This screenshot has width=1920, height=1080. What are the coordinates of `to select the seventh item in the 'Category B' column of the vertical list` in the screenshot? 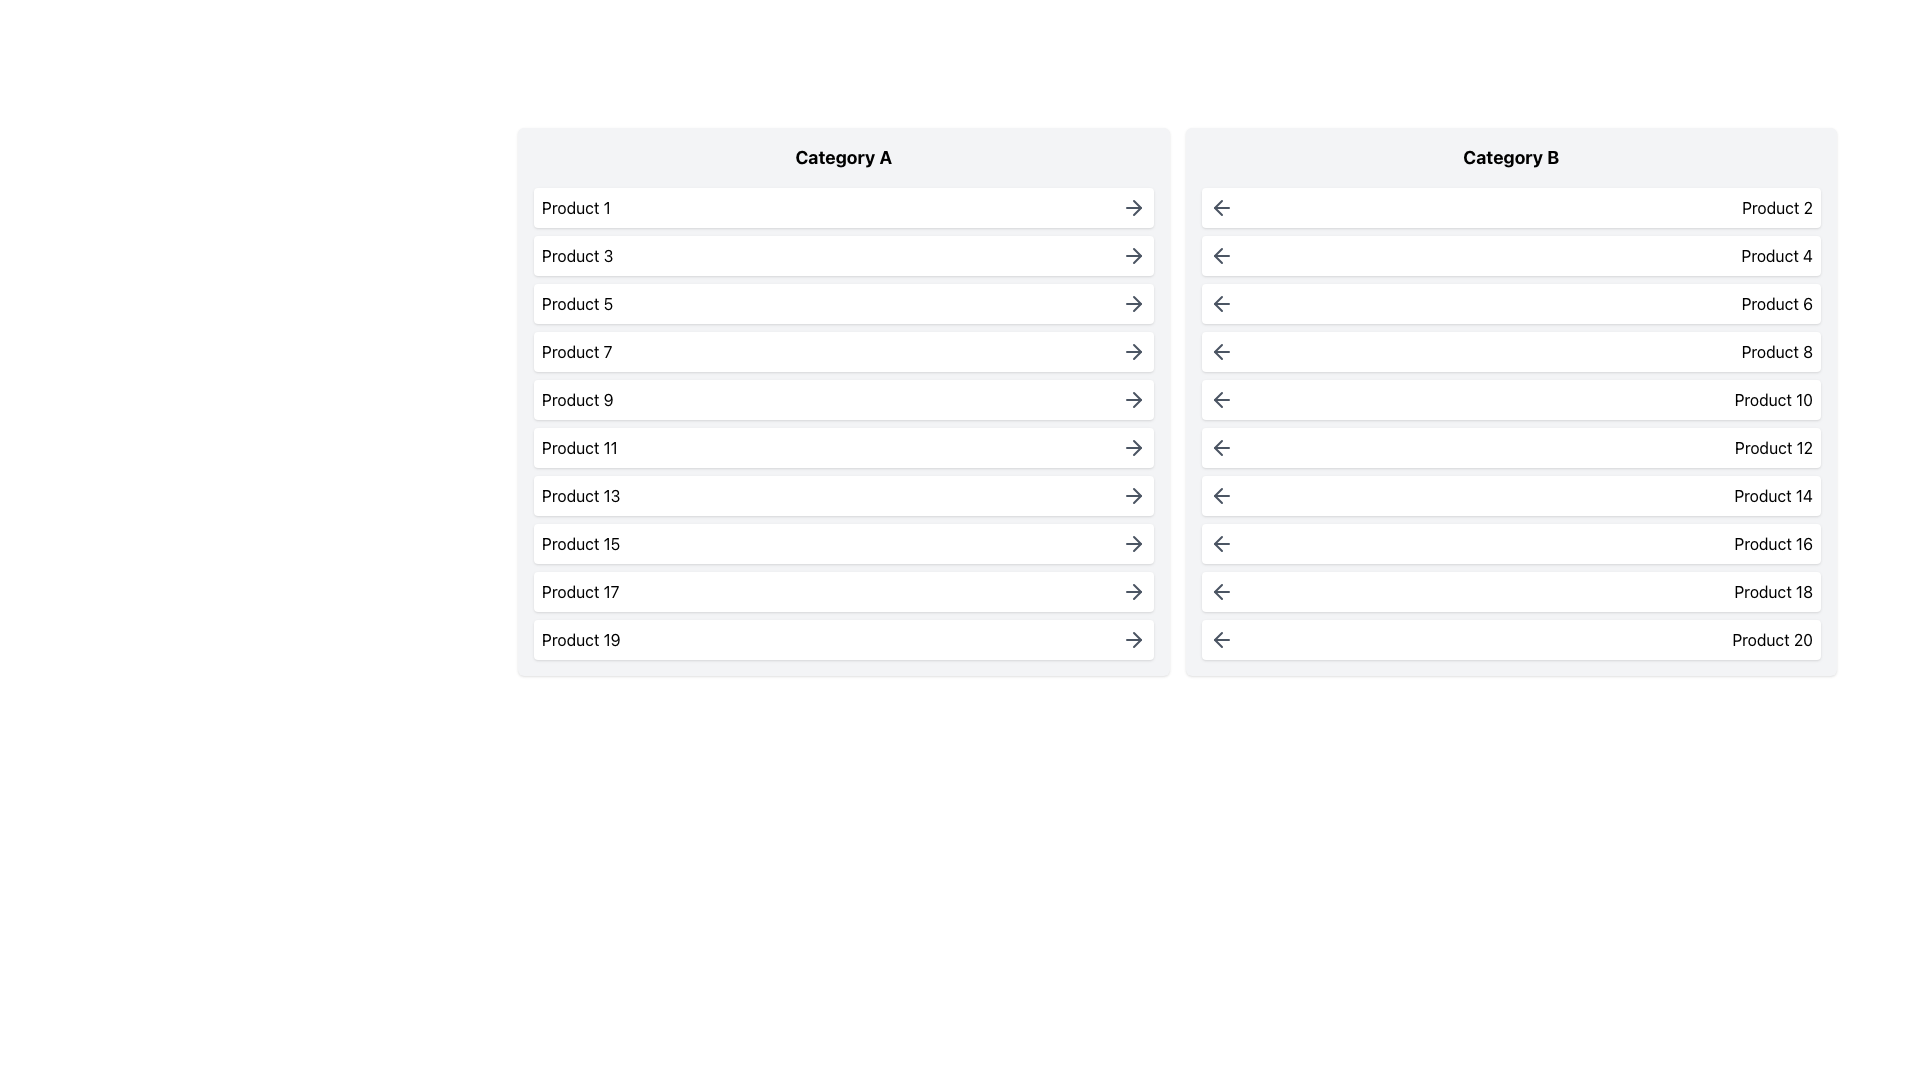 It's located at (1511, 495).